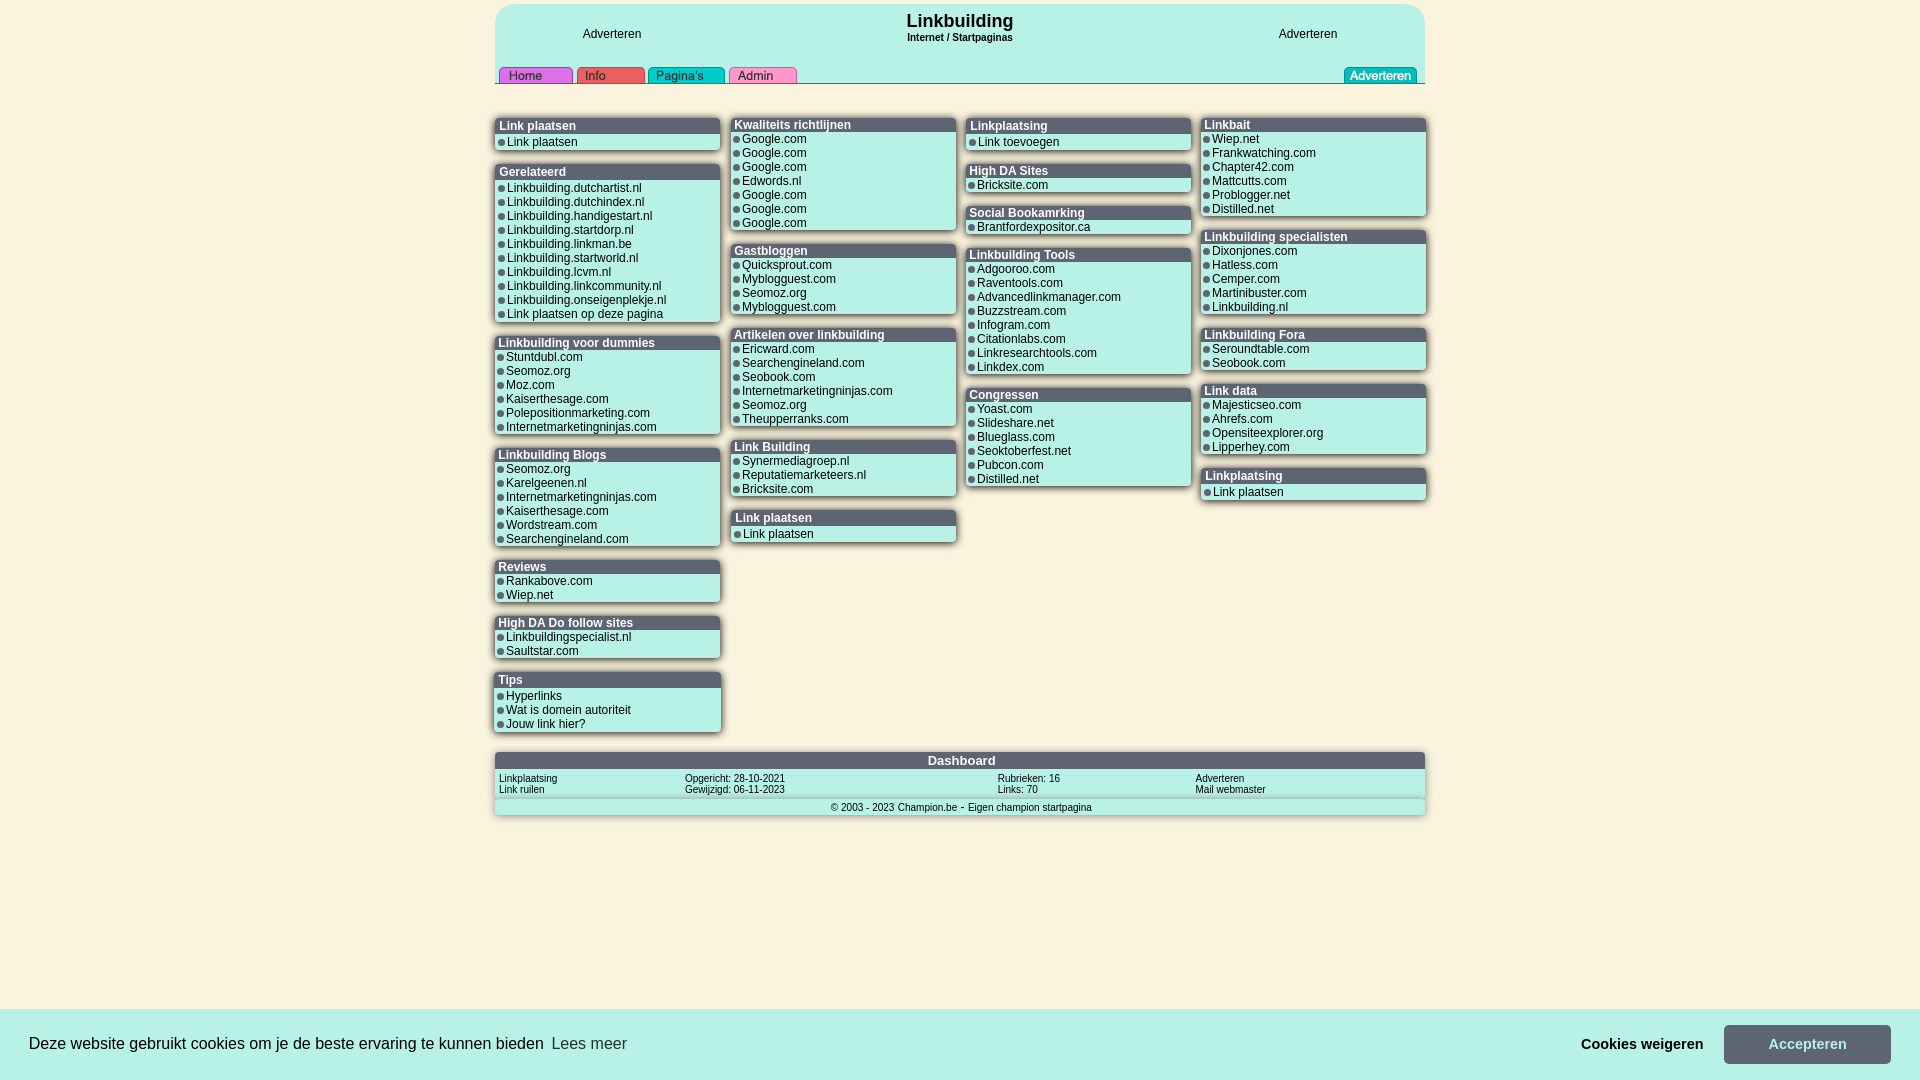  Describe the element at coordinates (507, 242) in the screenshot. I see `'Linkbuilding.linkman.be'` at that location.